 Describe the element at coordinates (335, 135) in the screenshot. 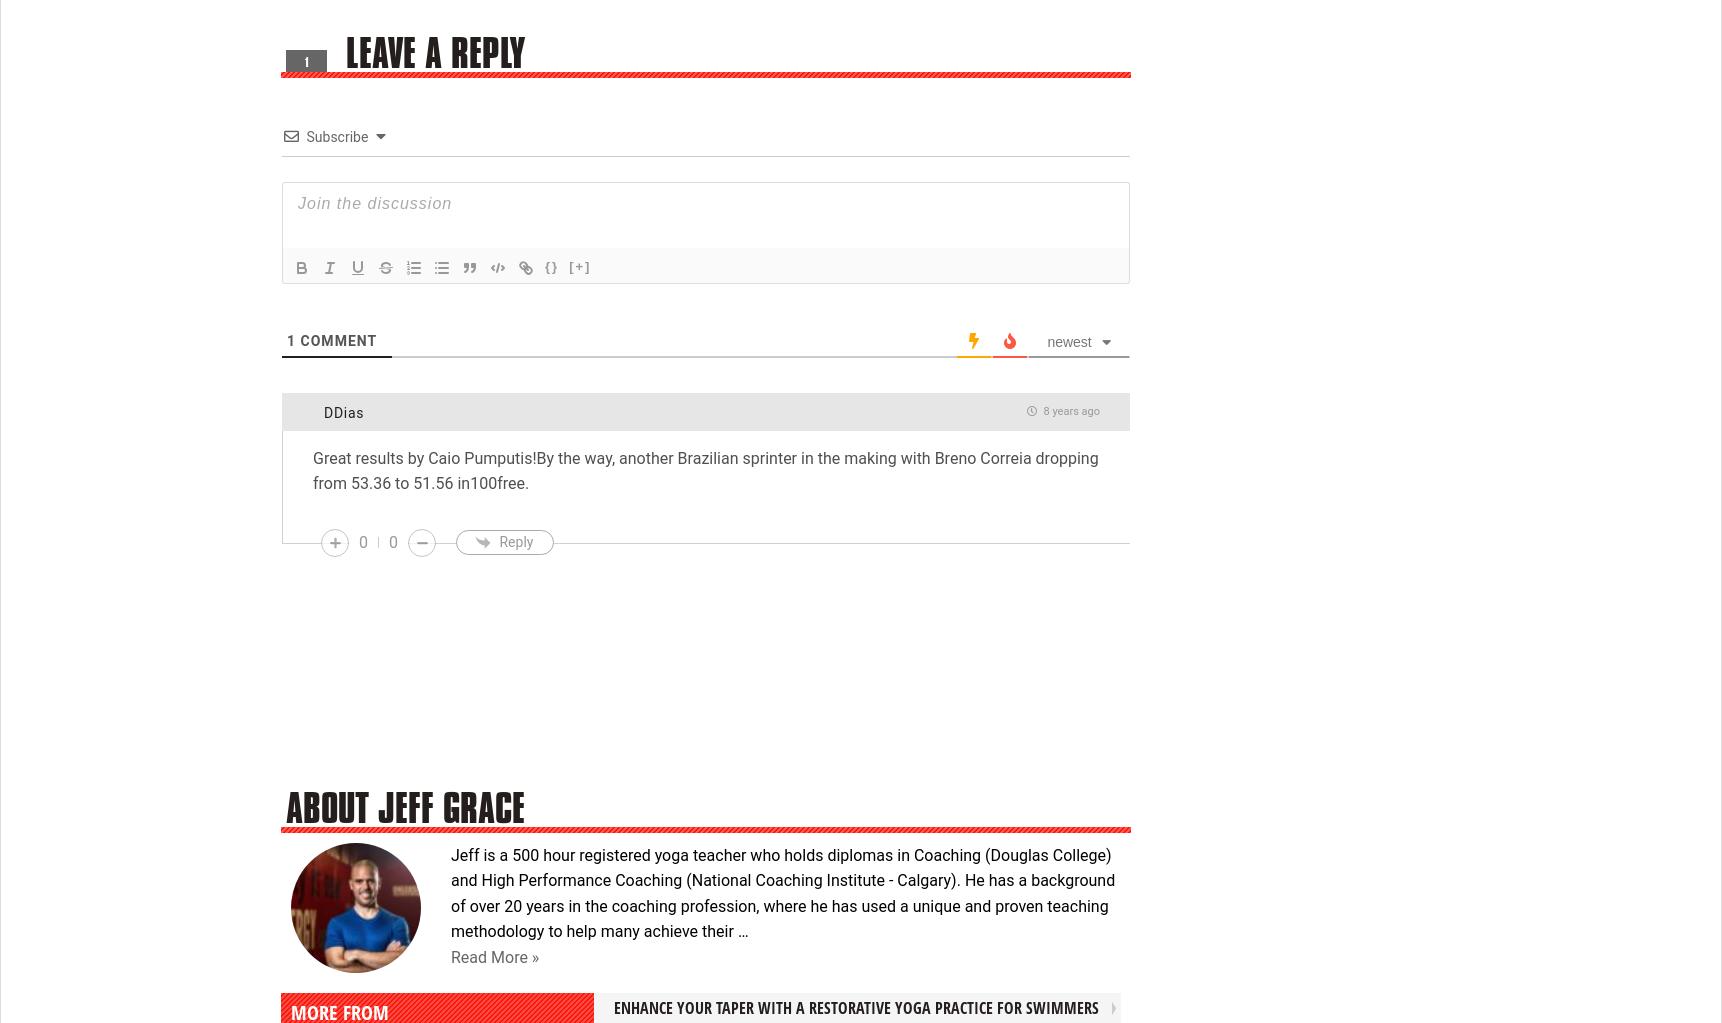

I see `'Subscribe'` at that location.